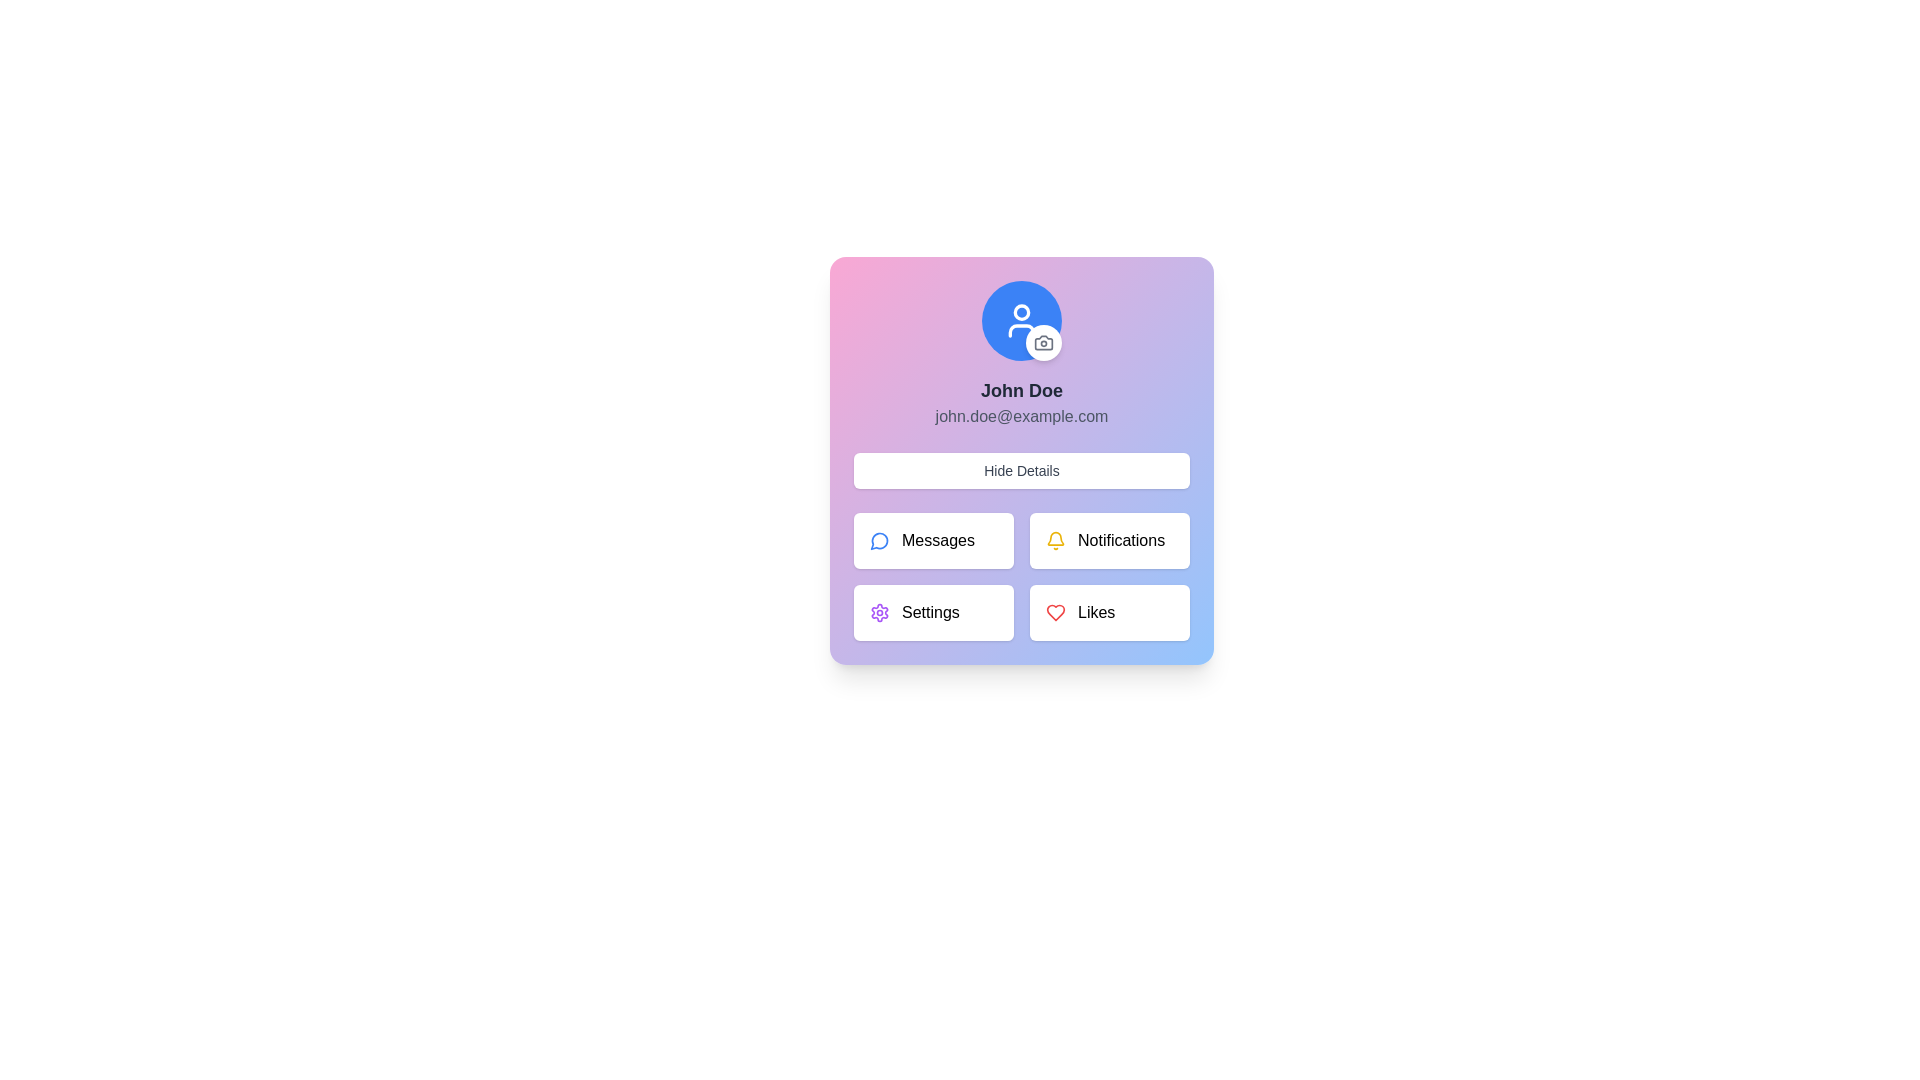  I want to click on the small circular button with a white background that contains a camera icon, located at the bottom-right corner of the user profile picture, so click(1042, 342).